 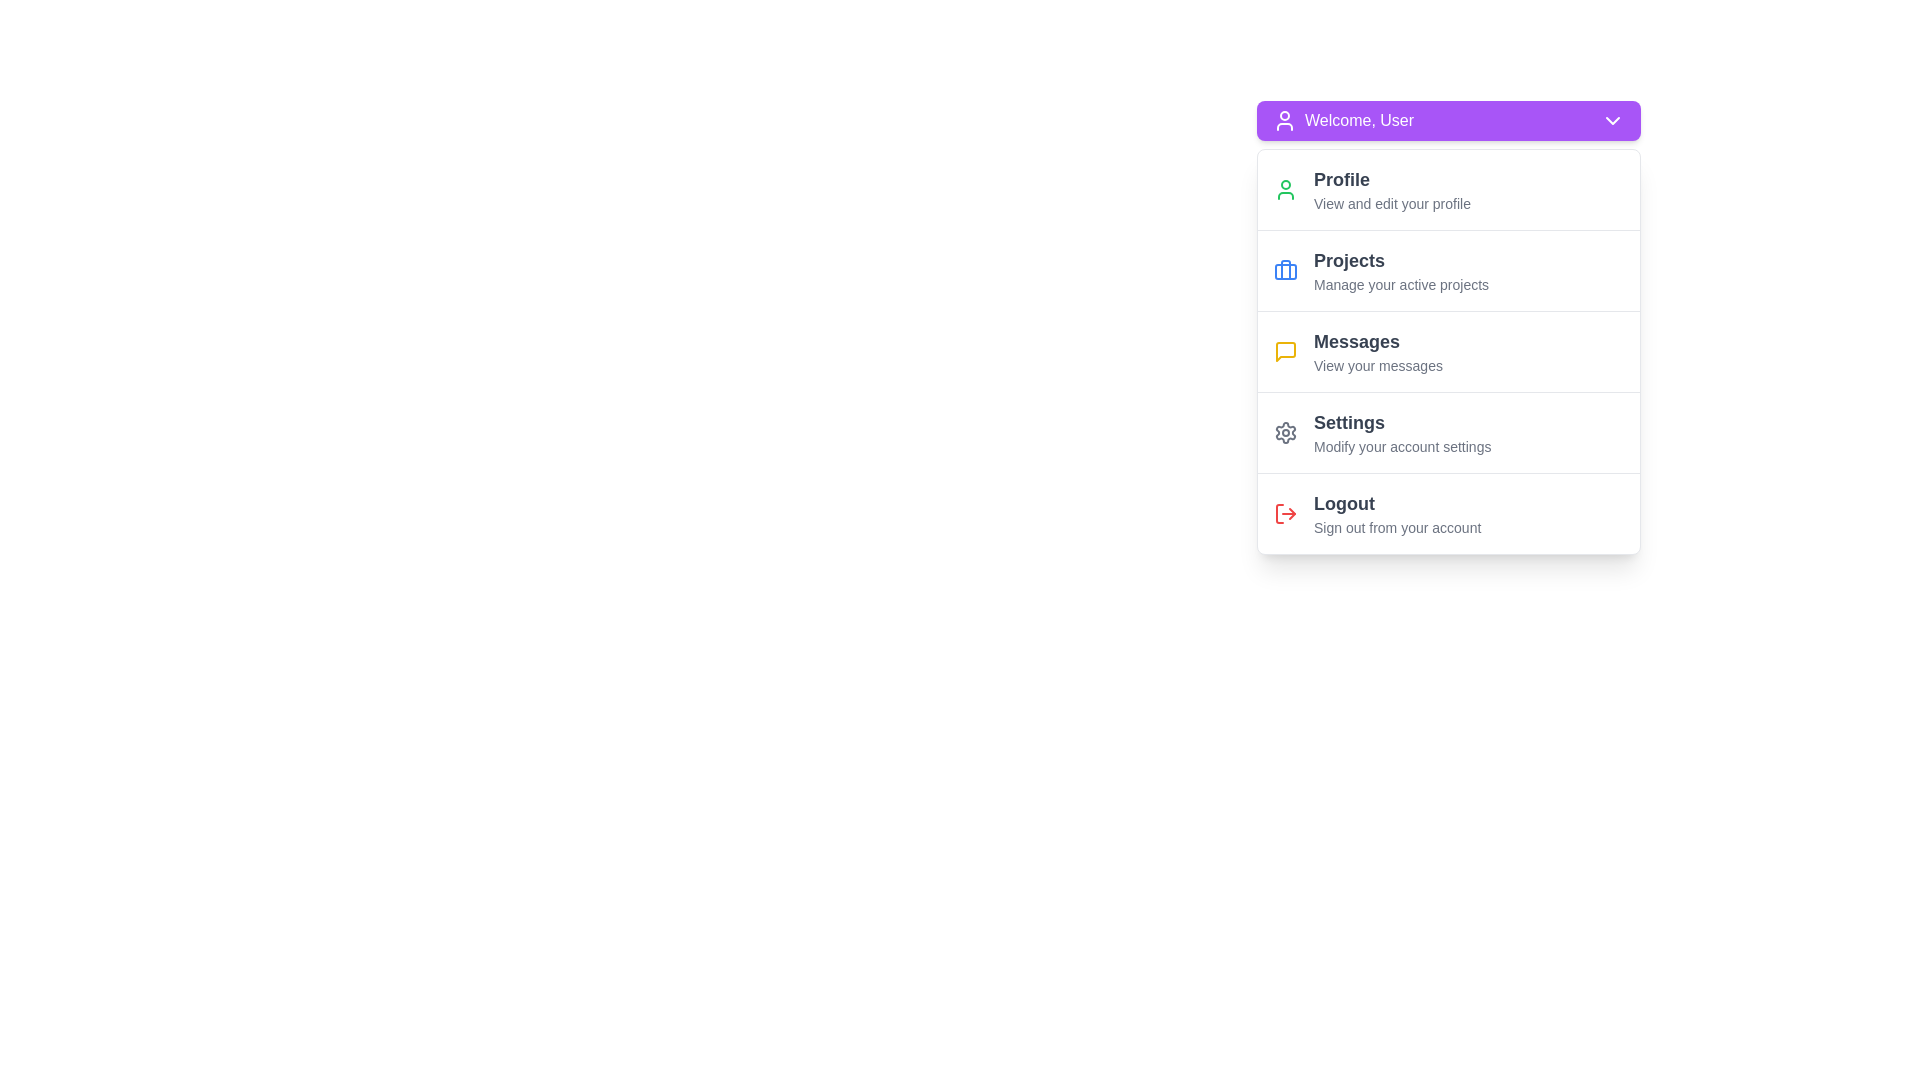 What do you see at coordinates (1449, 270) in the screenshot?
I see `the 'Projects' button in the dropdown menu` at bounding box center [1449, 270].